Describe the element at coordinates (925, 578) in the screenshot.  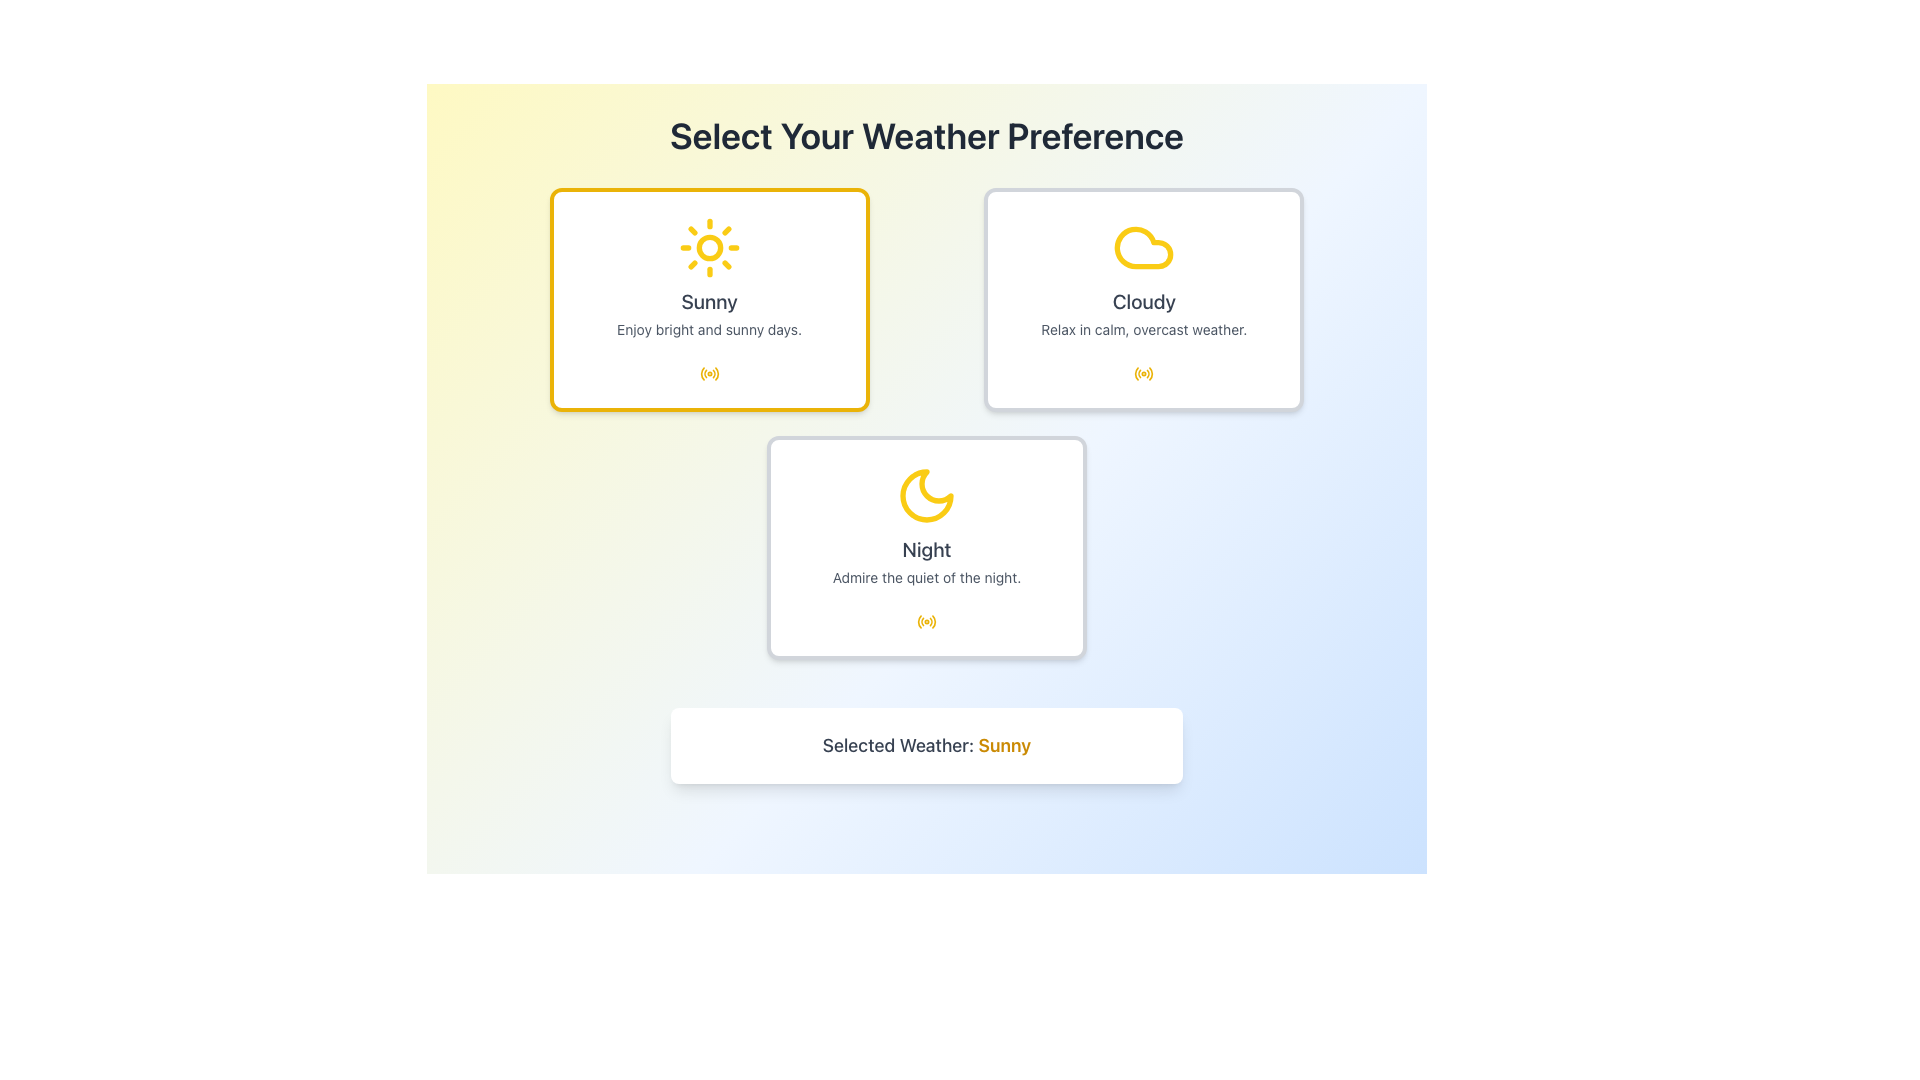
I see `the text element that displays 'Admire the quiet of the night.' which is styled in a smaller, light gray font, located at the bottom of the 'Night' card` at that location.